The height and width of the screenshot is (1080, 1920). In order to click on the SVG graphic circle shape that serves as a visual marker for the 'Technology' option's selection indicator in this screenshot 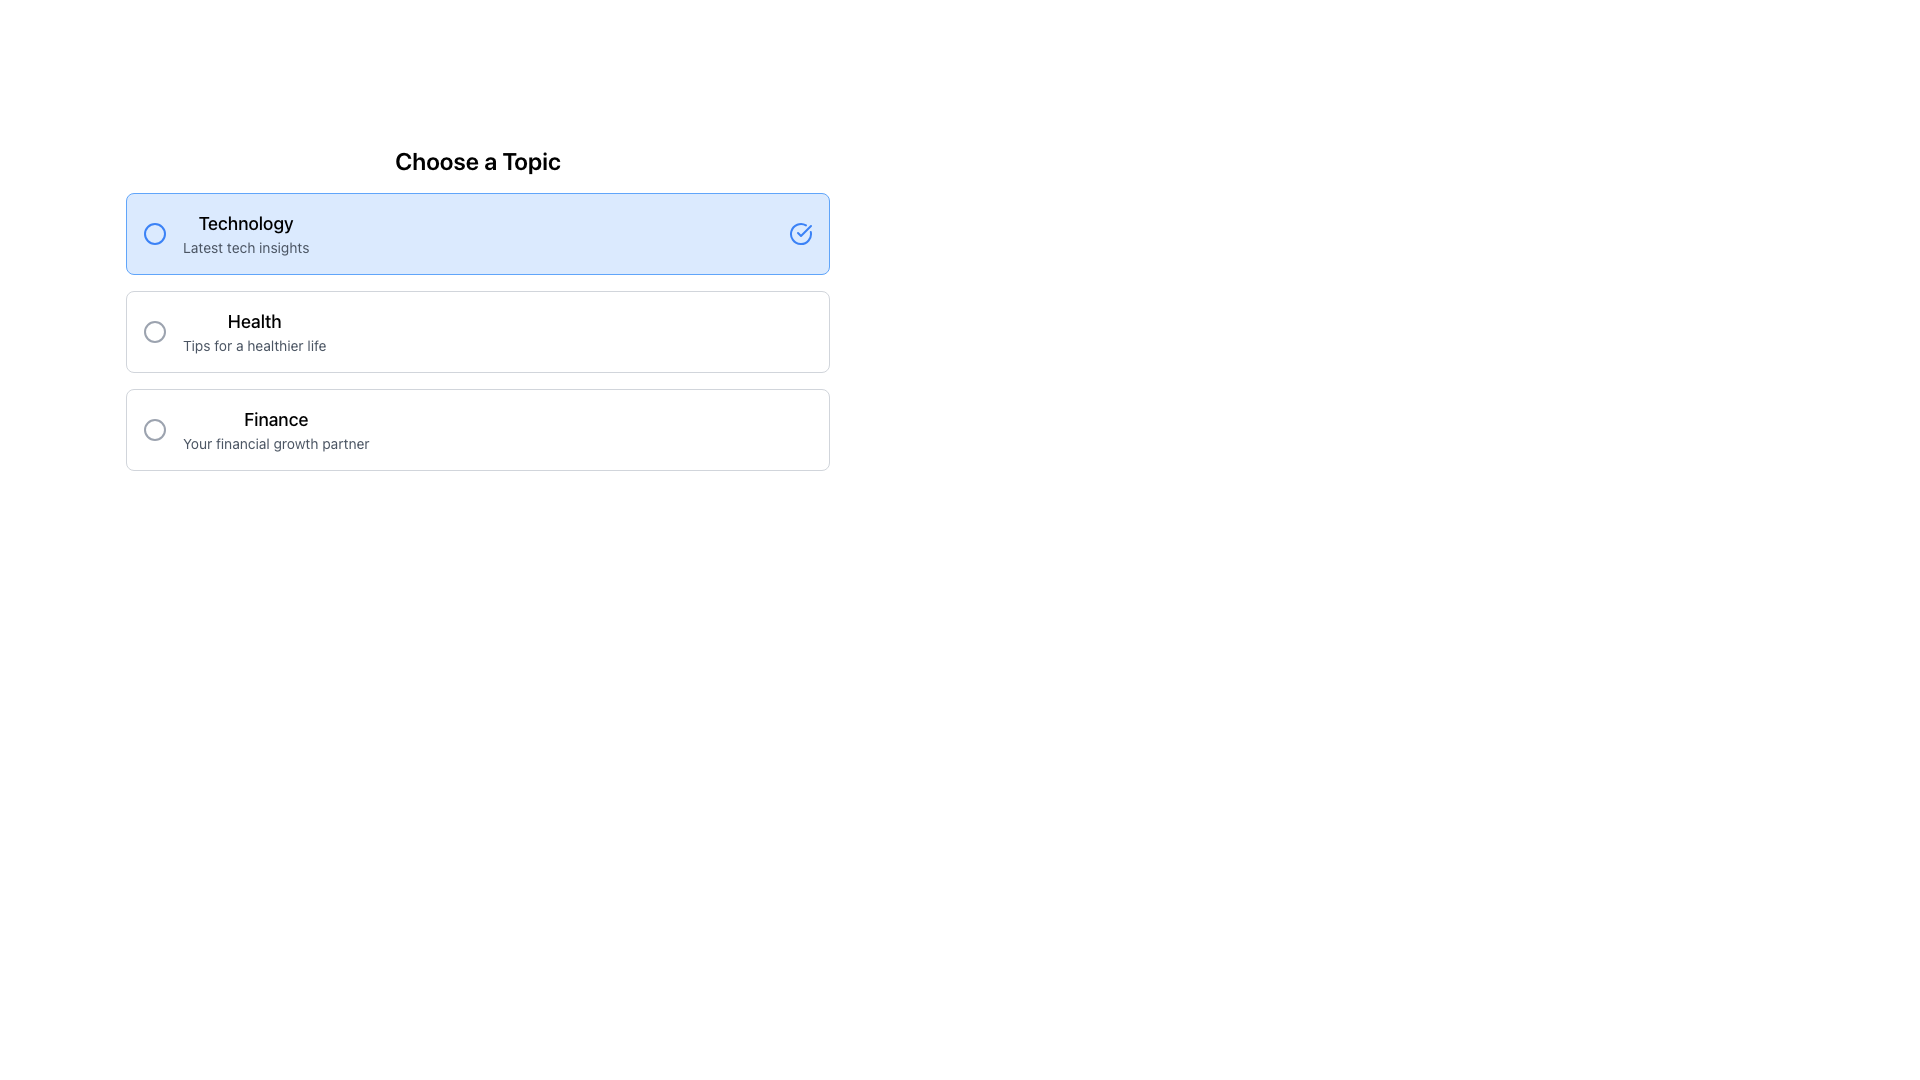, I will do `click(153, 233)`.